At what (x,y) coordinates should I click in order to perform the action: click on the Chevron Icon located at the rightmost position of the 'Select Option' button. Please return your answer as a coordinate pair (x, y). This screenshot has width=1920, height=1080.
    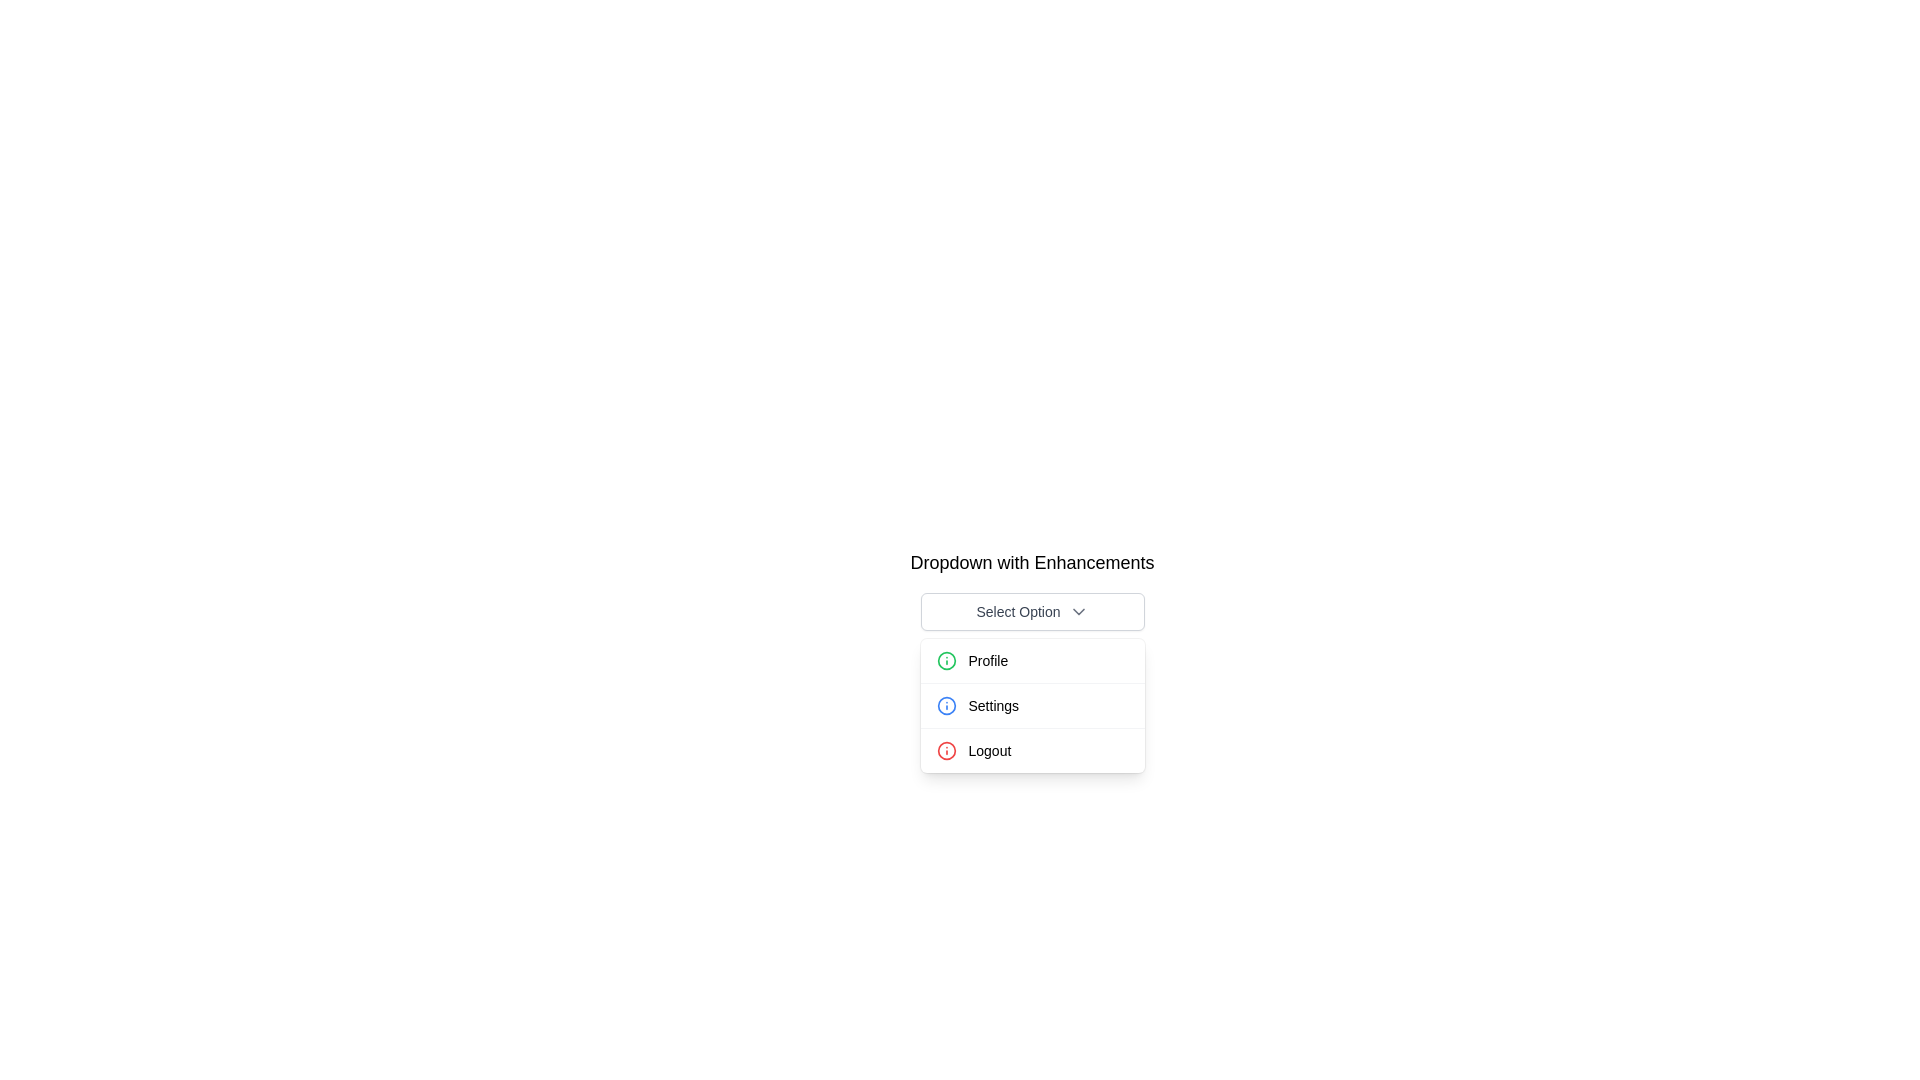
    Looking at the image, I should click on (1077, 611).